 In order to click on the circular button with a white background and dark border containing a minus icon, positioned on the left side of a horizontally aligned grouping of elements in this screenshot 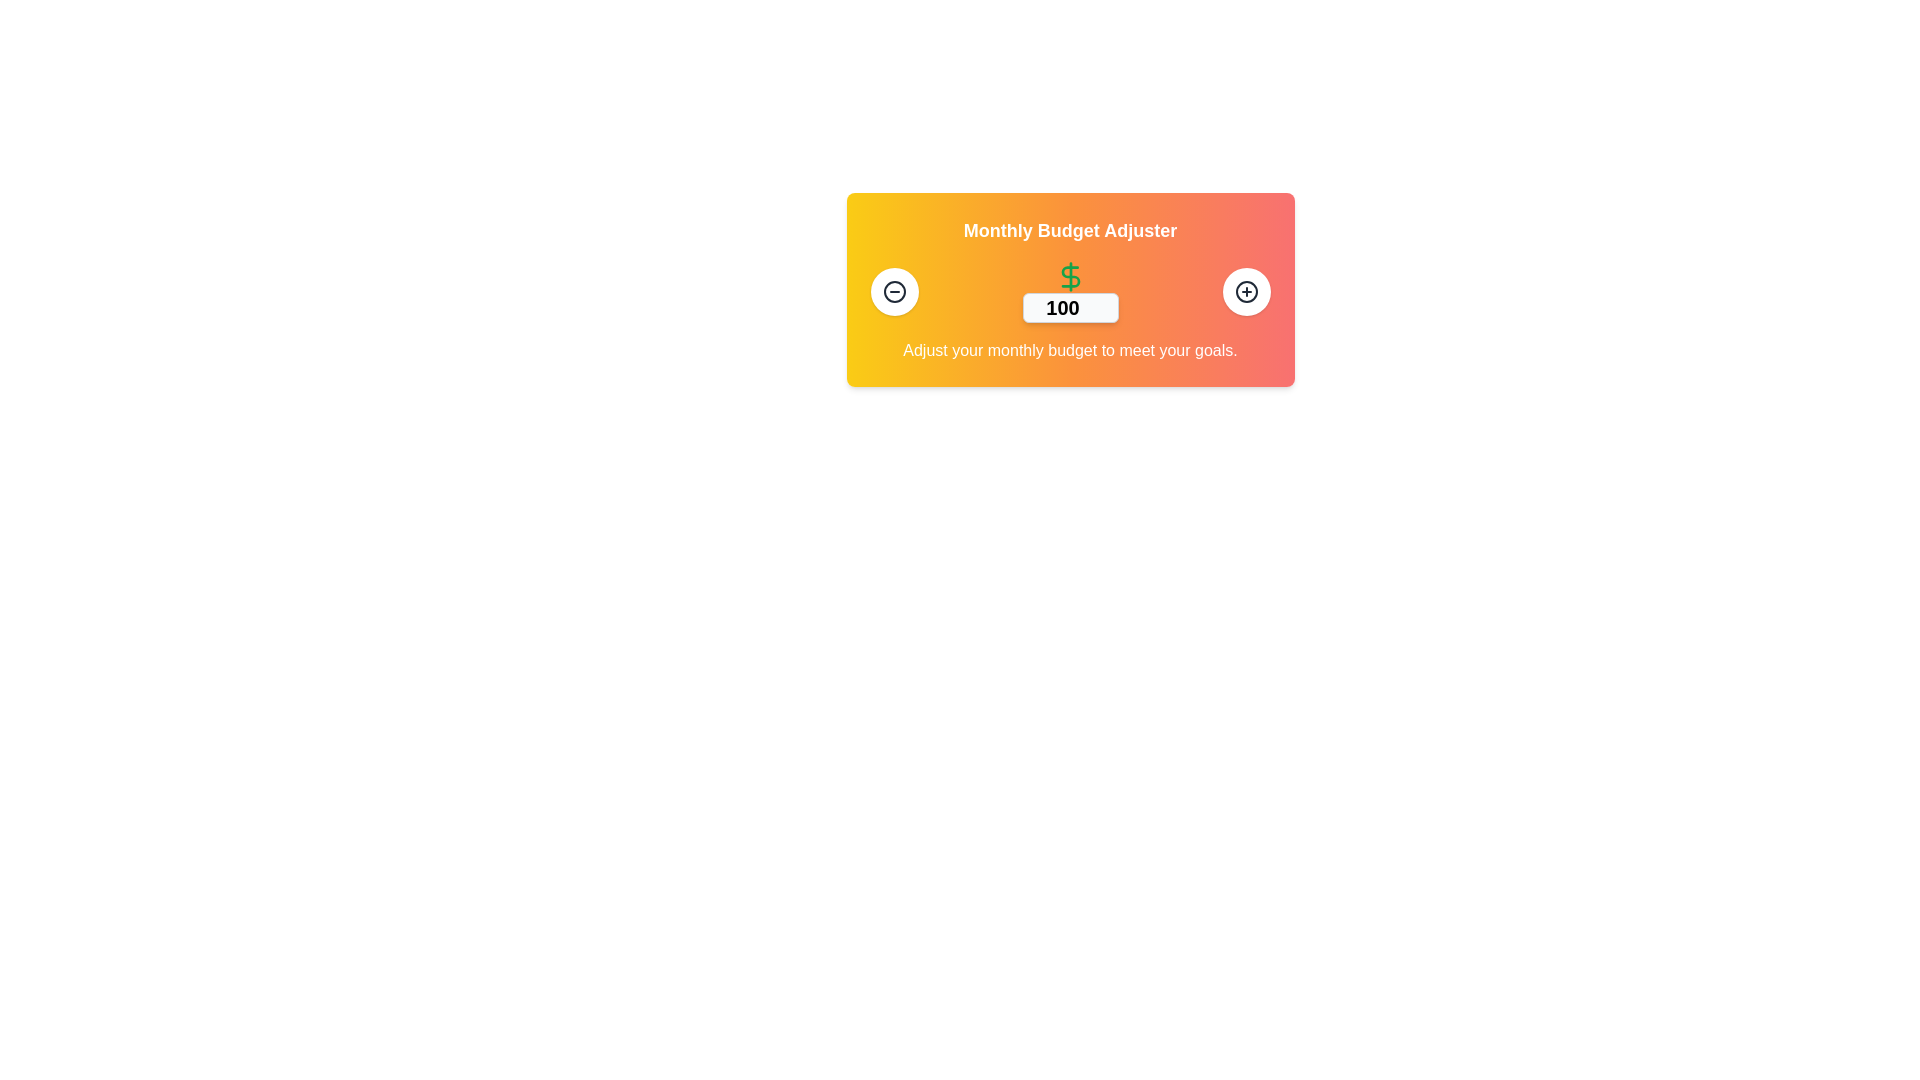, I will do `click(893, 292)`.